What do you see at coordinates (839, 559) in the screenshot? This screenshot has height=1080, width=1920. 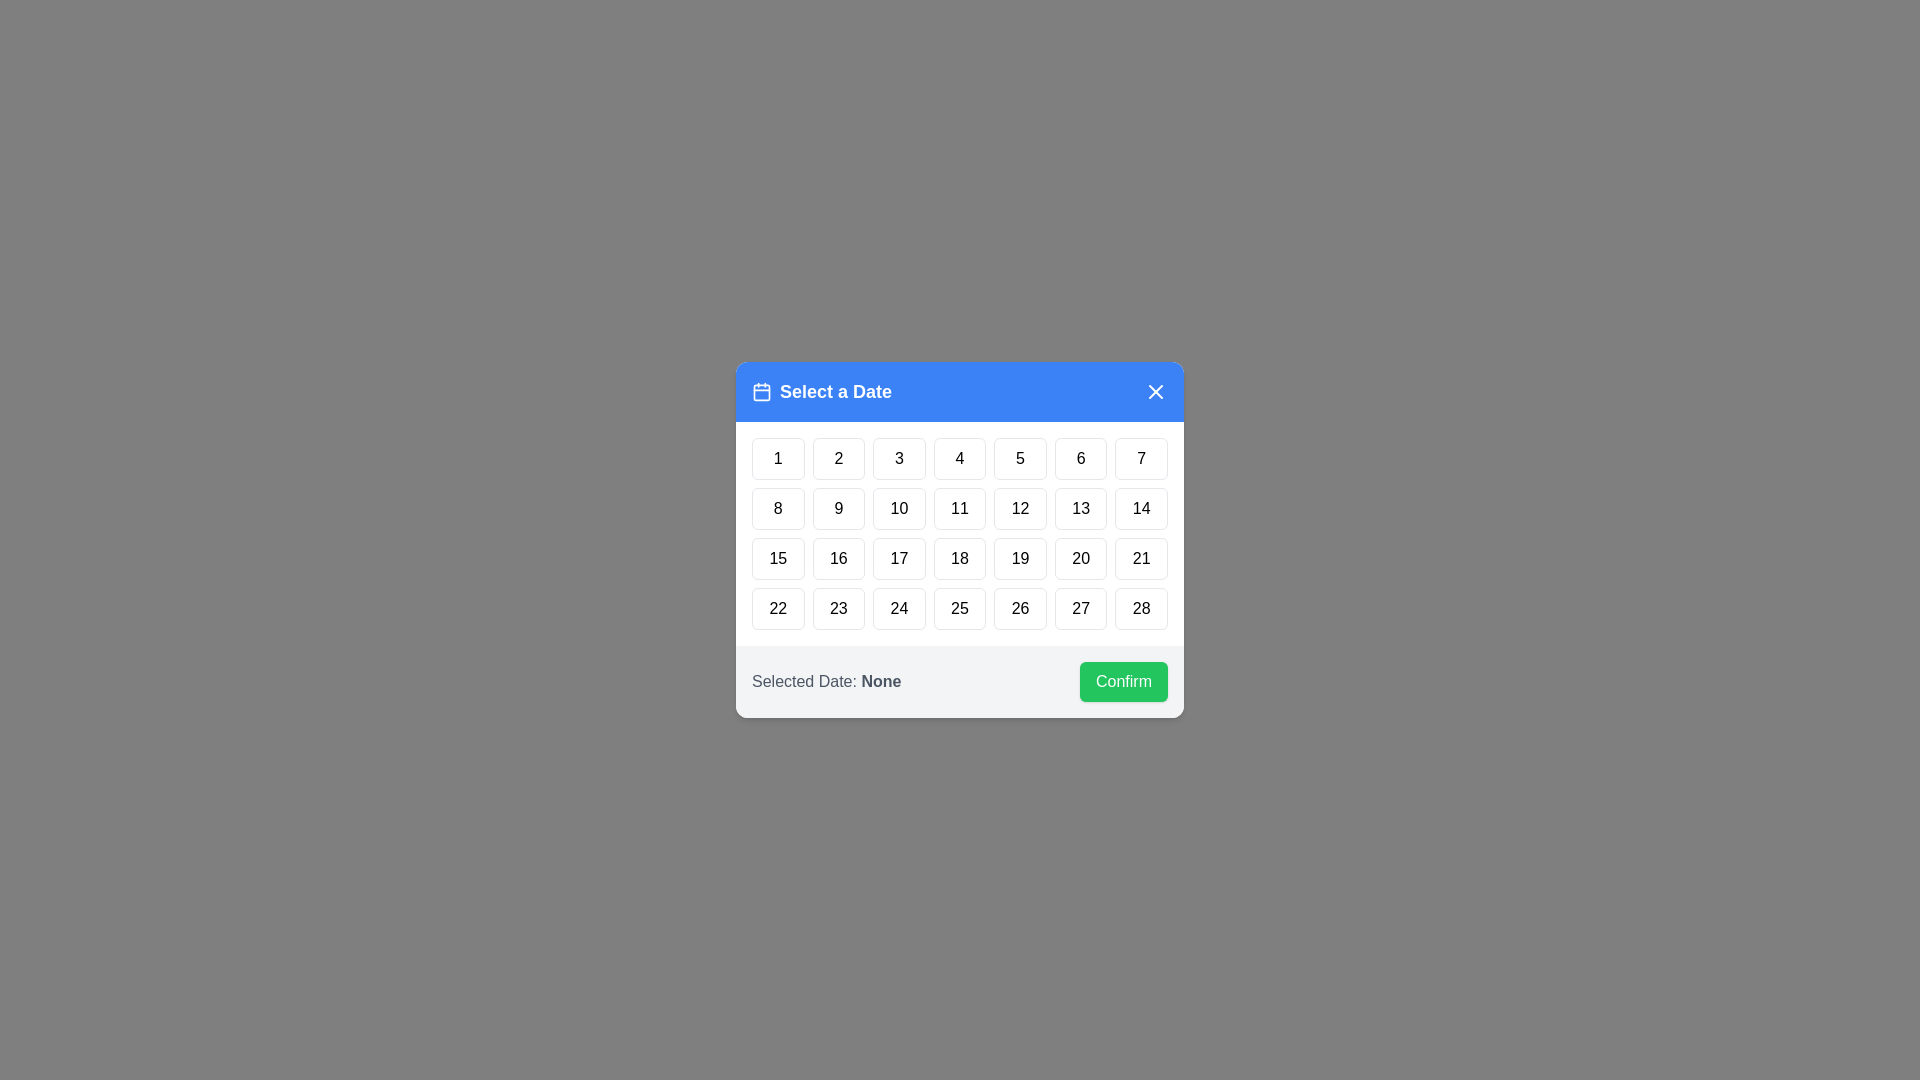 I see `the button representing the day 16 to select that date` at bounding box center [839, 559].